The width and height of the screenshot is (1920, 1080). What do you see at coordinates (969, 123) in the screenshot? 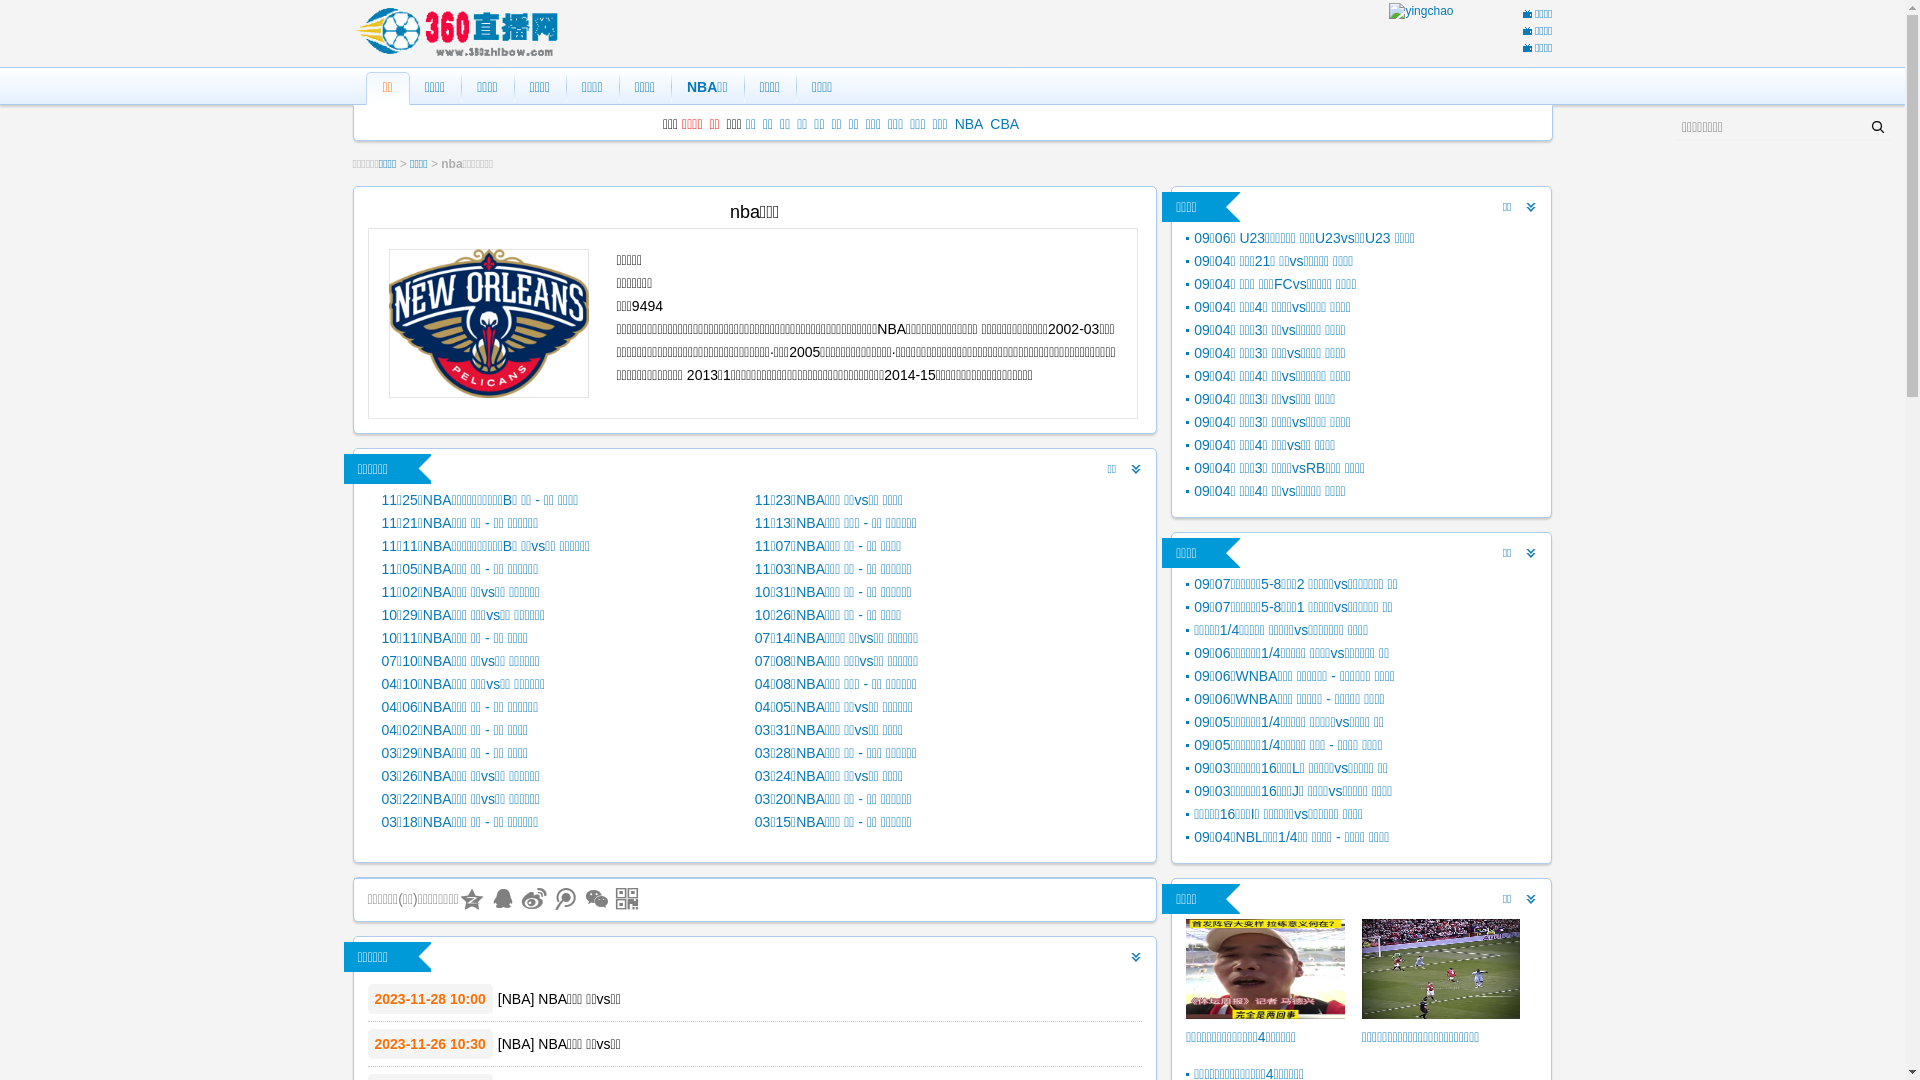
I see `'NBA'` at bounding box center [969, 123].